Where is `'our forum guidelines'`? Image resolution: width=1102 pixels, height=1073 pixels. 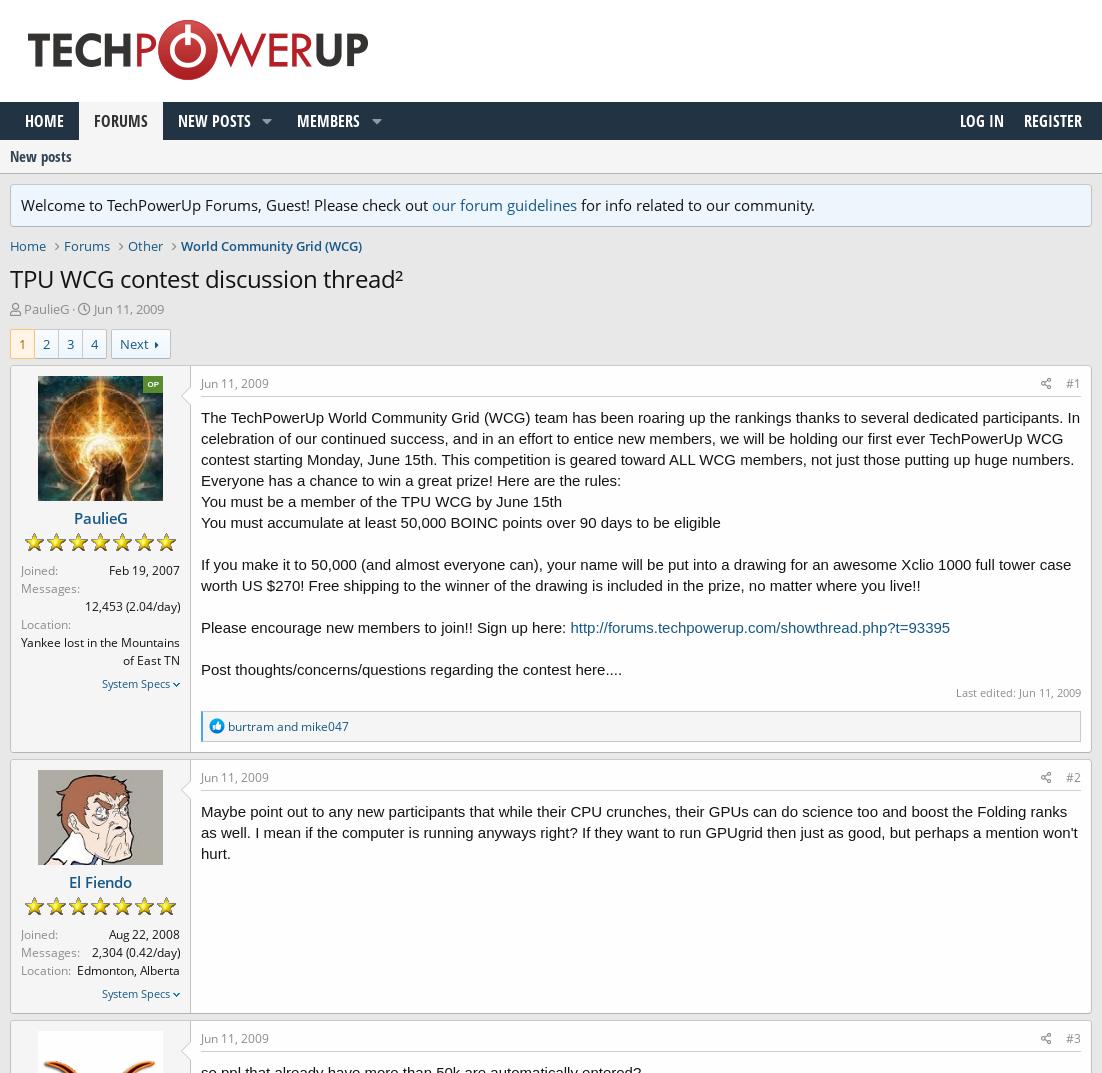
'our forum guidelines' is located at coordinates (504, 205).